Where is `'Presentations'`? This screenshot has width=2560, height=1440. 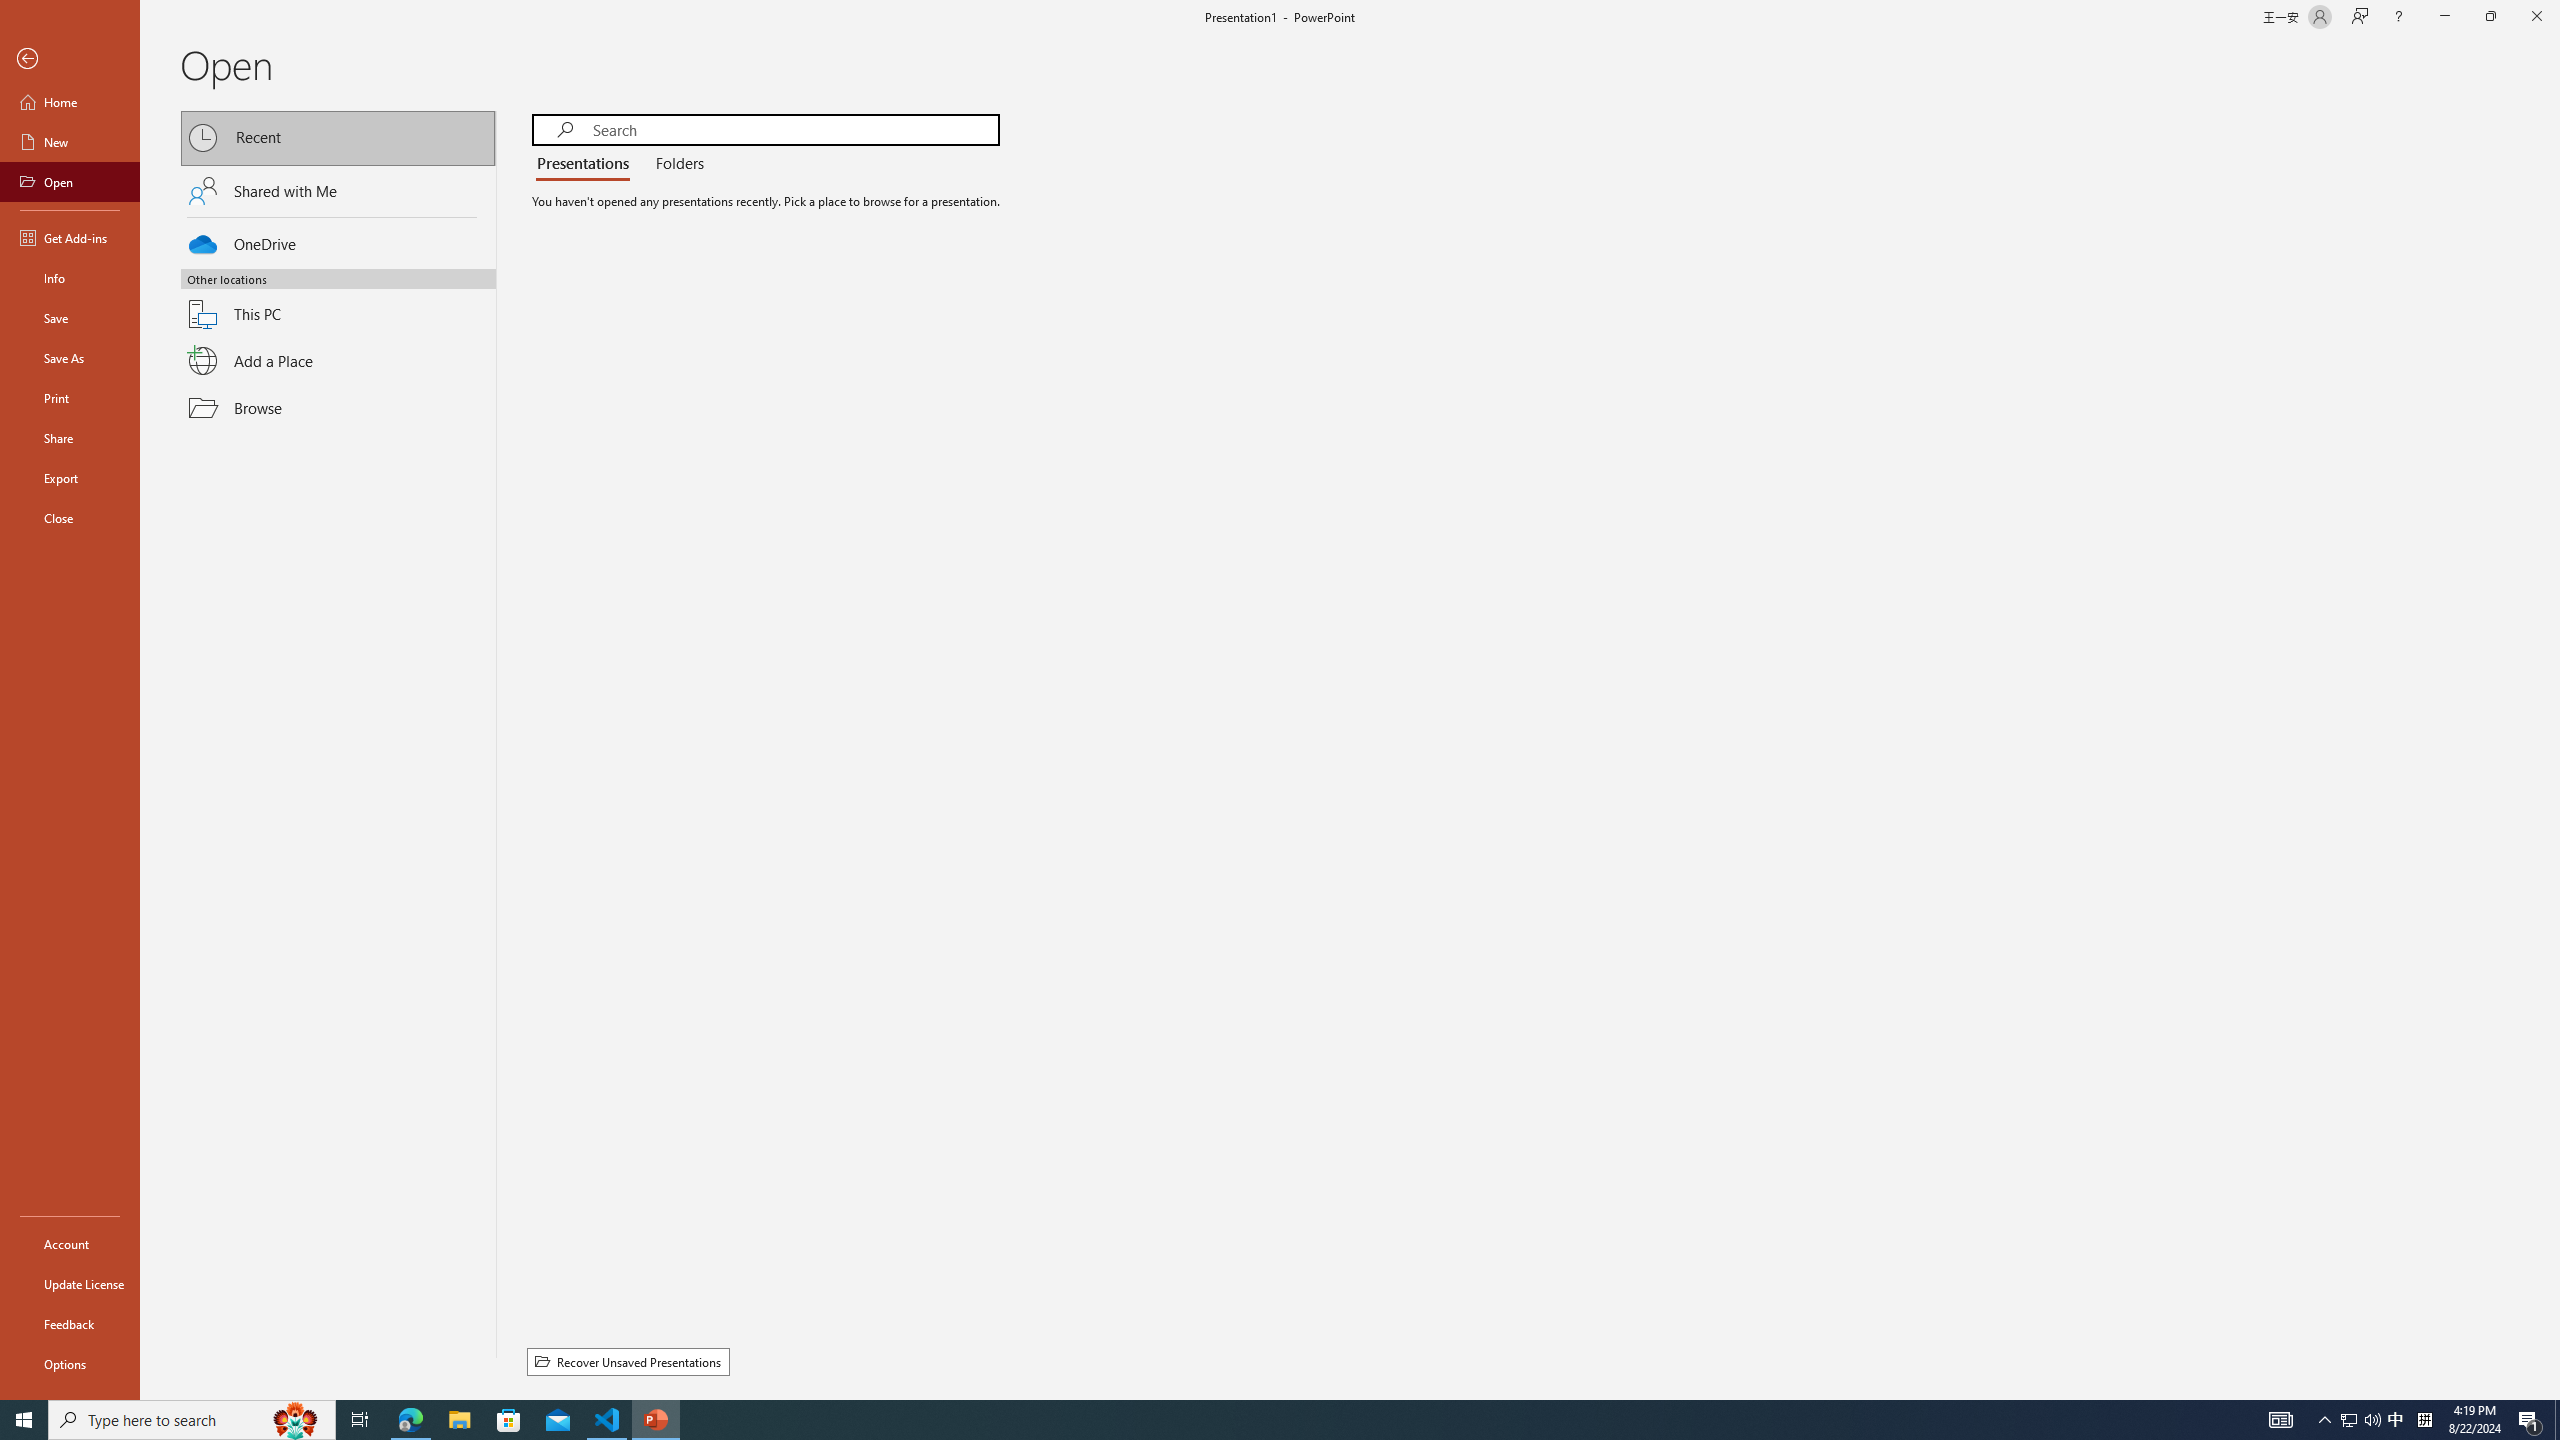 'Presentations' is located at coordinates (587, 164).